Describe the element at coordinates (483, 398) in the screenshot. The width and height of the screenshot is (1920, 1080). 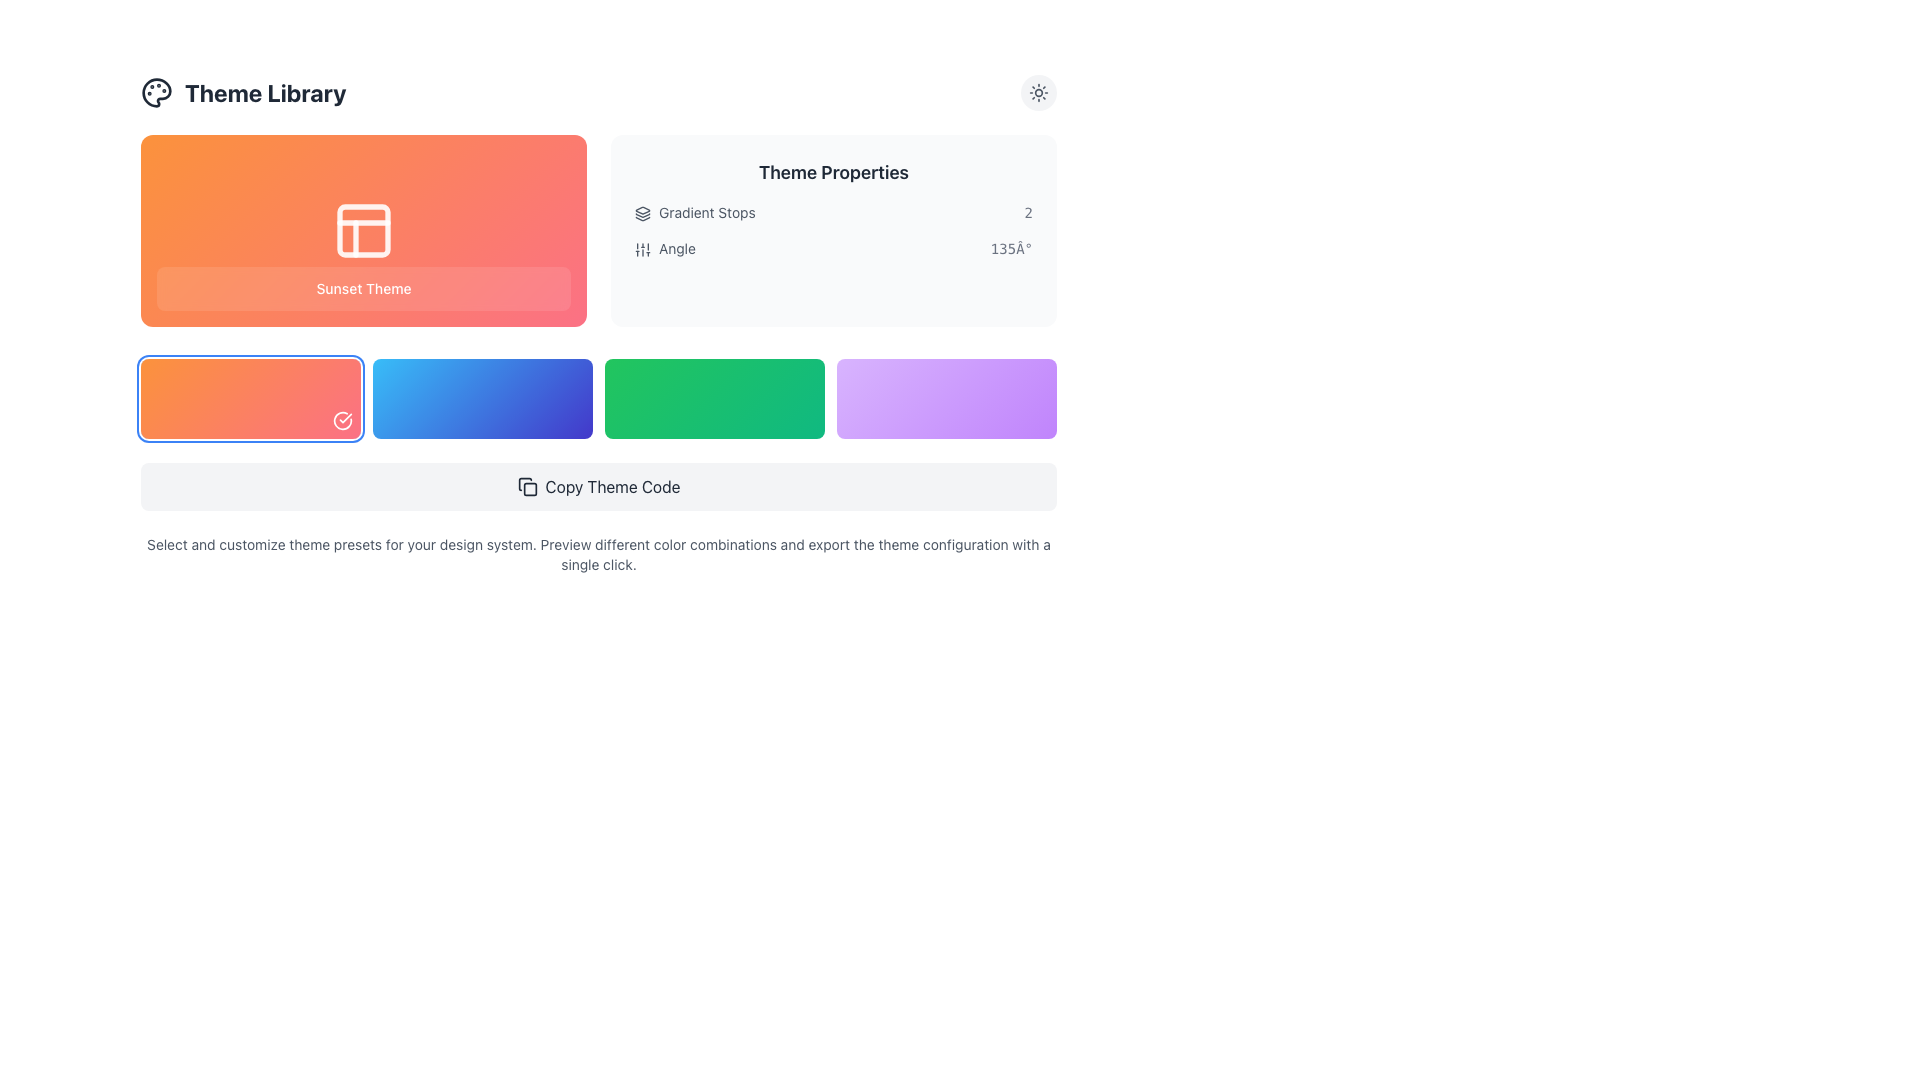
I see `the rounded rectangular button with a blue gradient located below the 'Sunset Theme' component` at that location.